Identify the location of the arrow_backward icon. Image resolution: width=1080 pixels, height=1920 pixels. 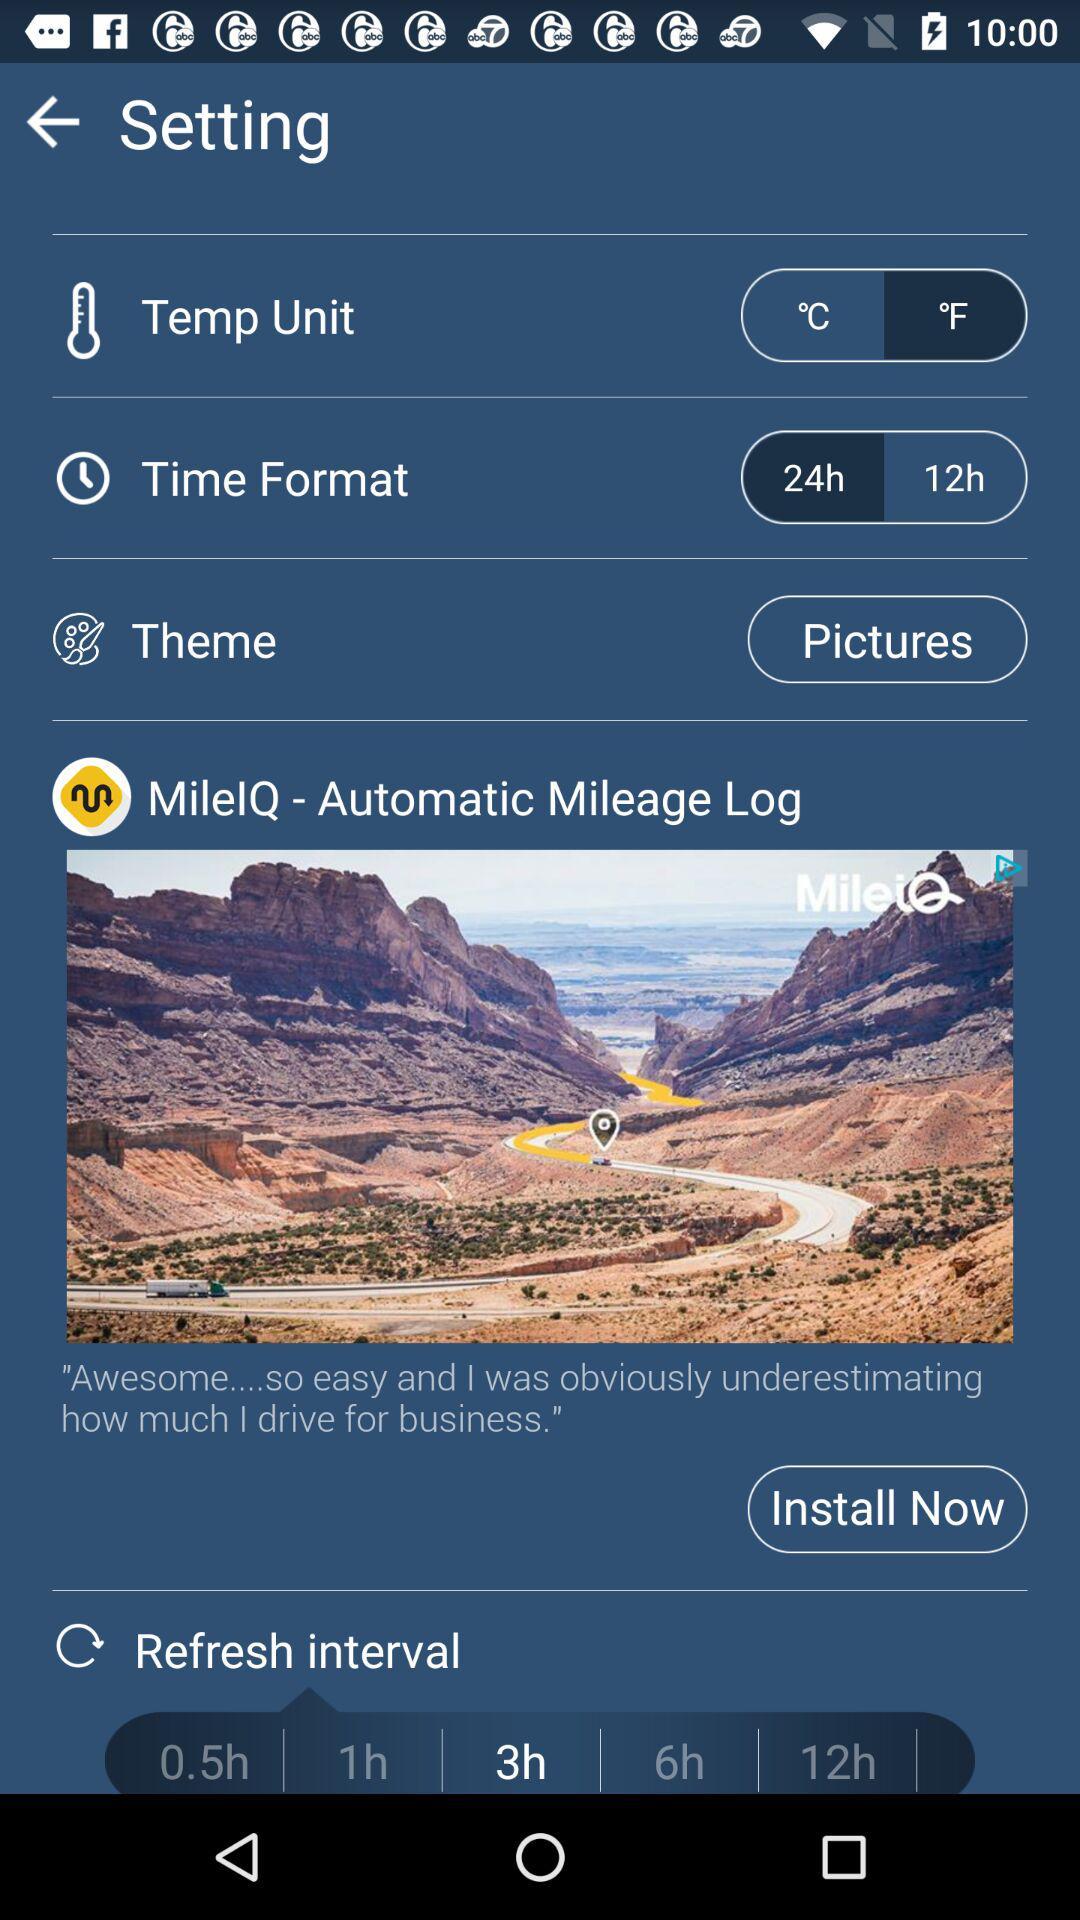
(51, 129).